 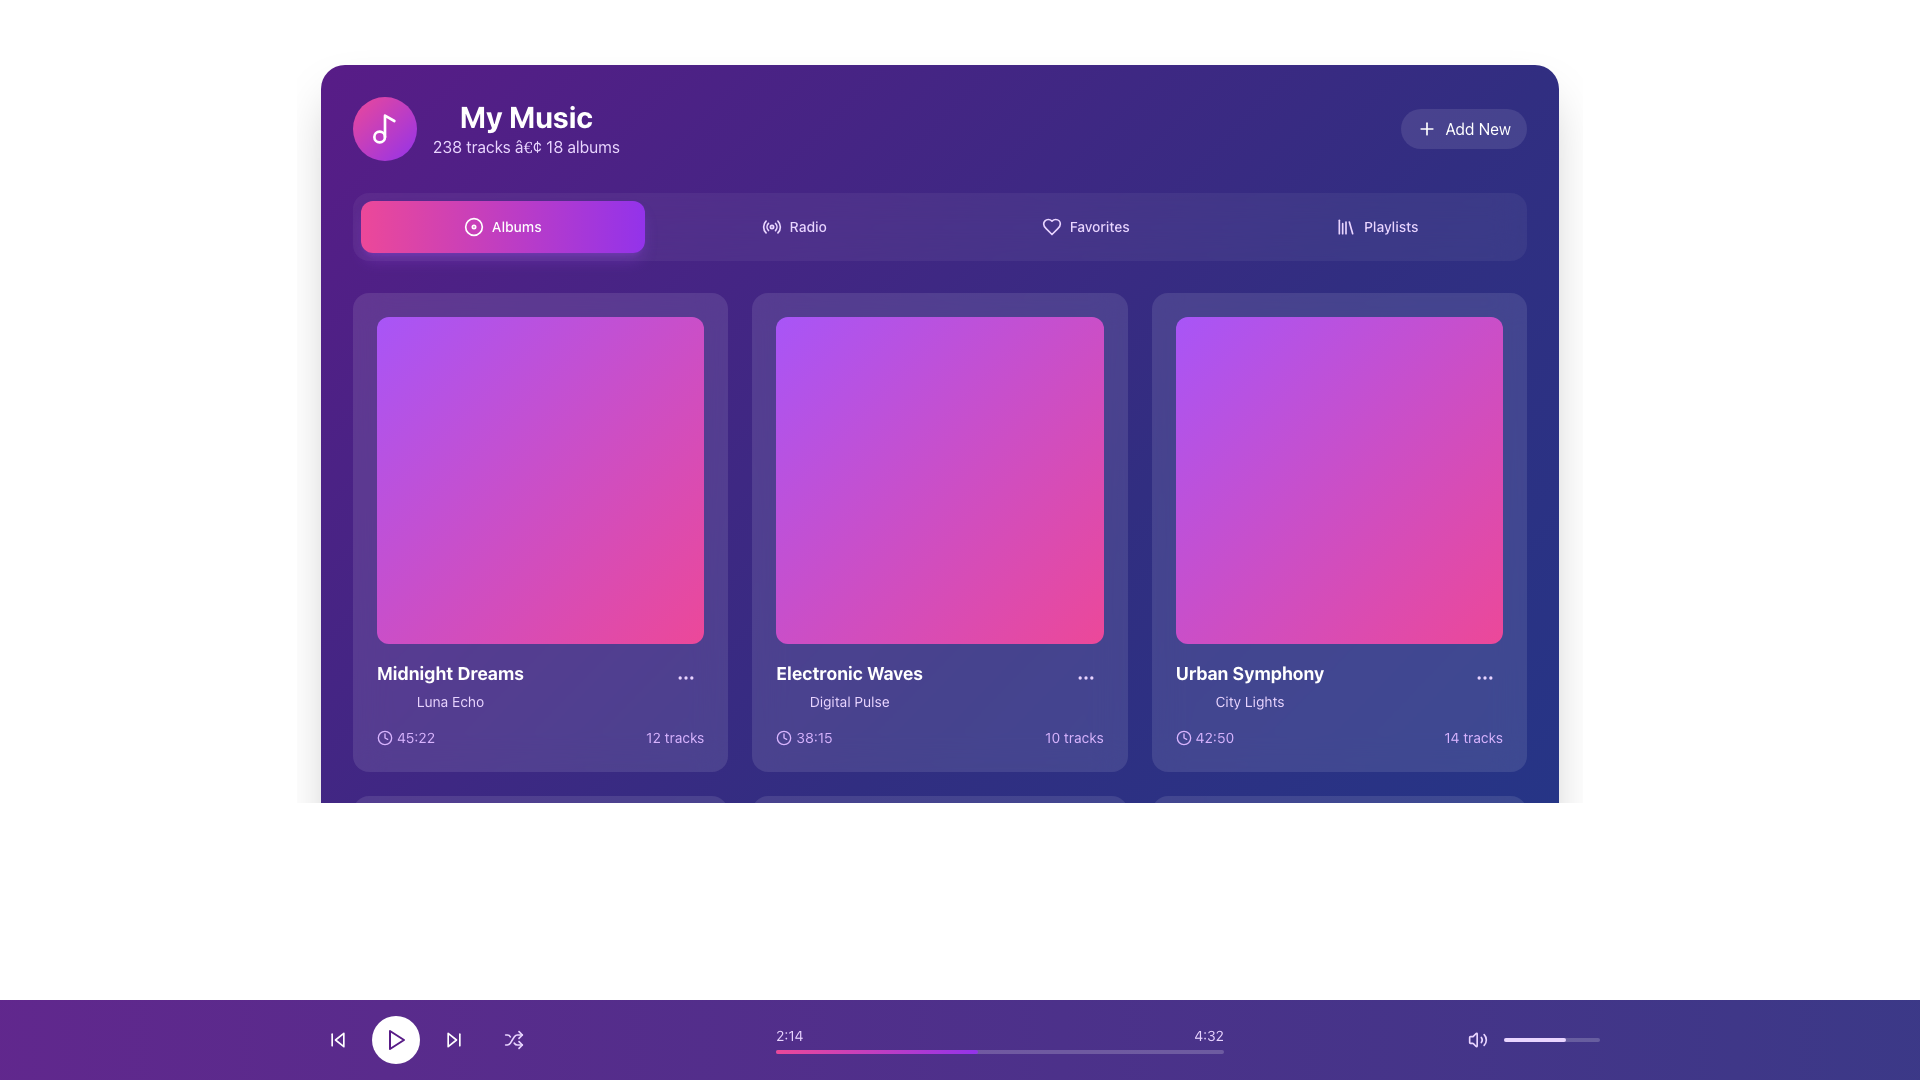 What do you see at coordinates (675, 738) in the screenshot?
I see `the text label displaying '12 tracks' located in the bottom right corner of the first album tile (Midnight Dreams), positioned to the right of '45:22'` at bounding box center [675, 738].